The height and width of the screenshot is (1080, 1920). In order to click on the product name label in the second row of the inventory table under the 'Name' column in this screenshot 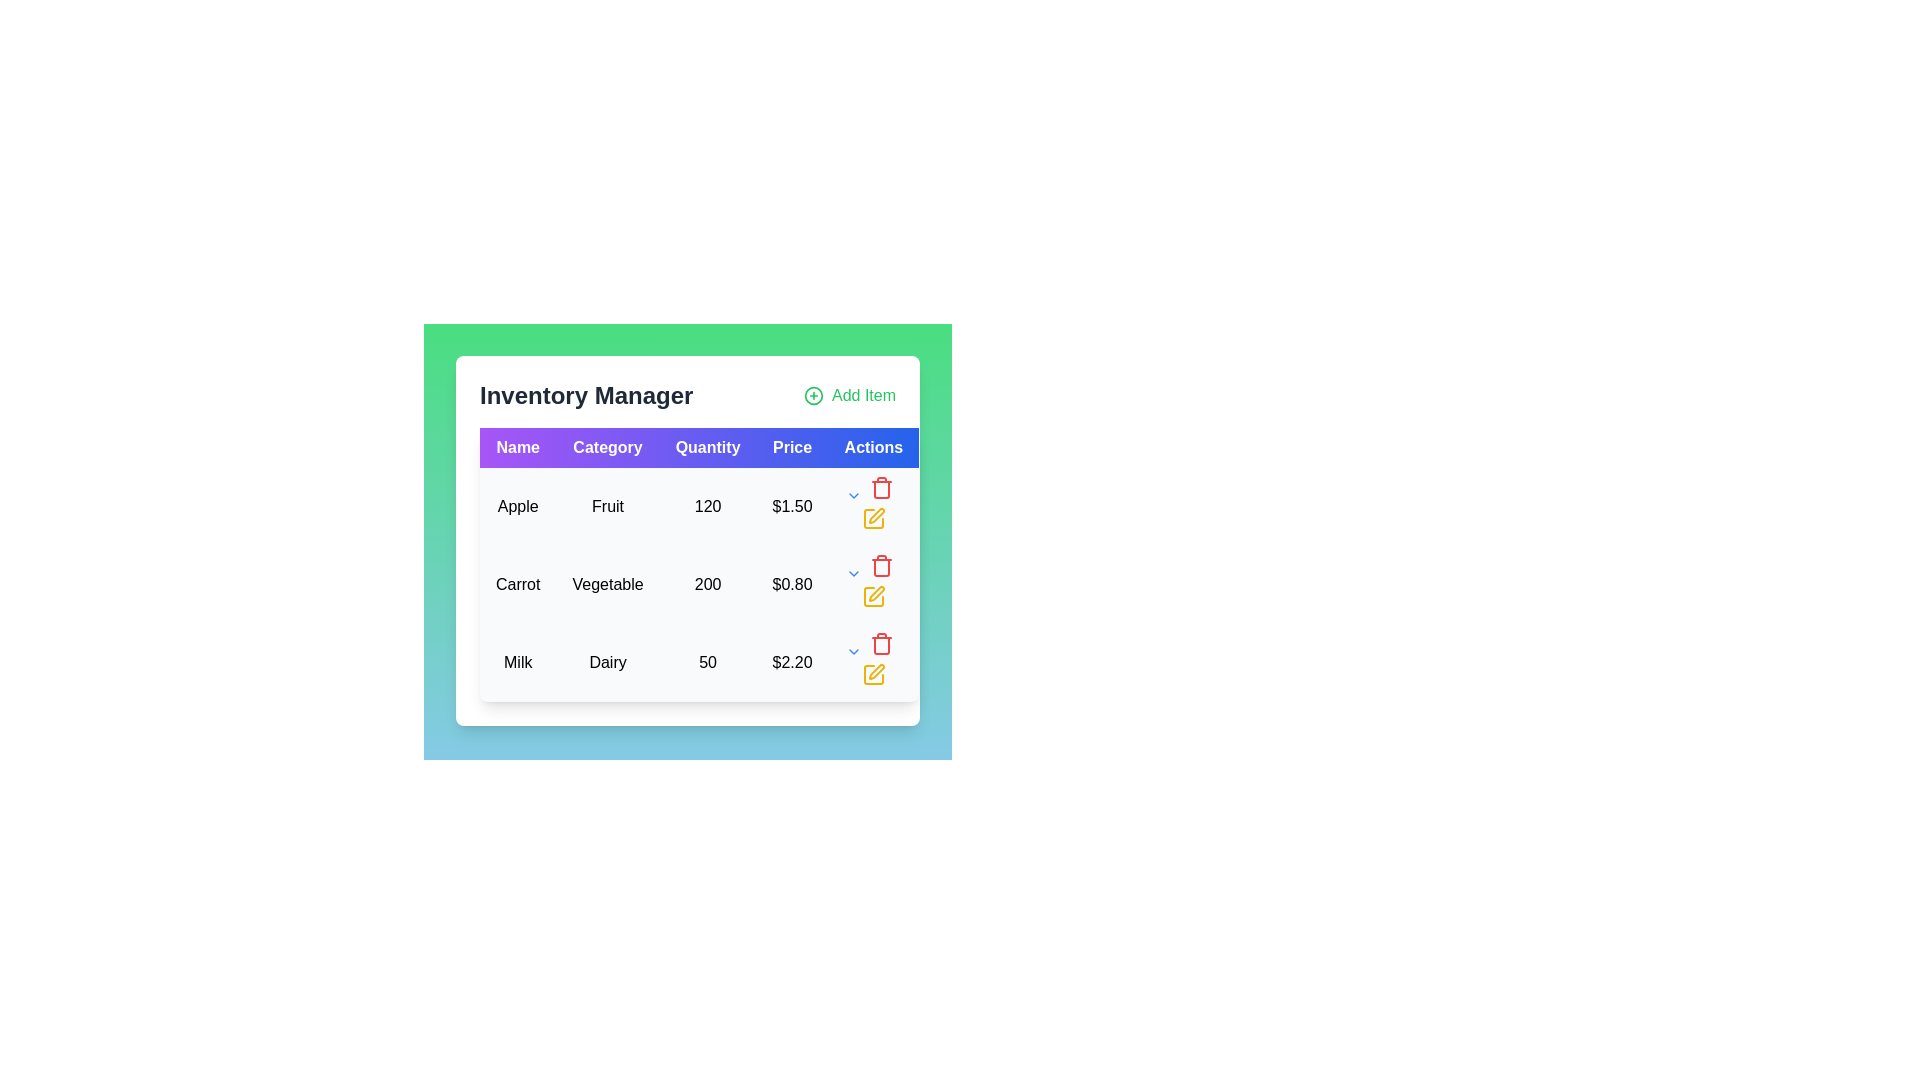, I will do `click(518, 585)`.